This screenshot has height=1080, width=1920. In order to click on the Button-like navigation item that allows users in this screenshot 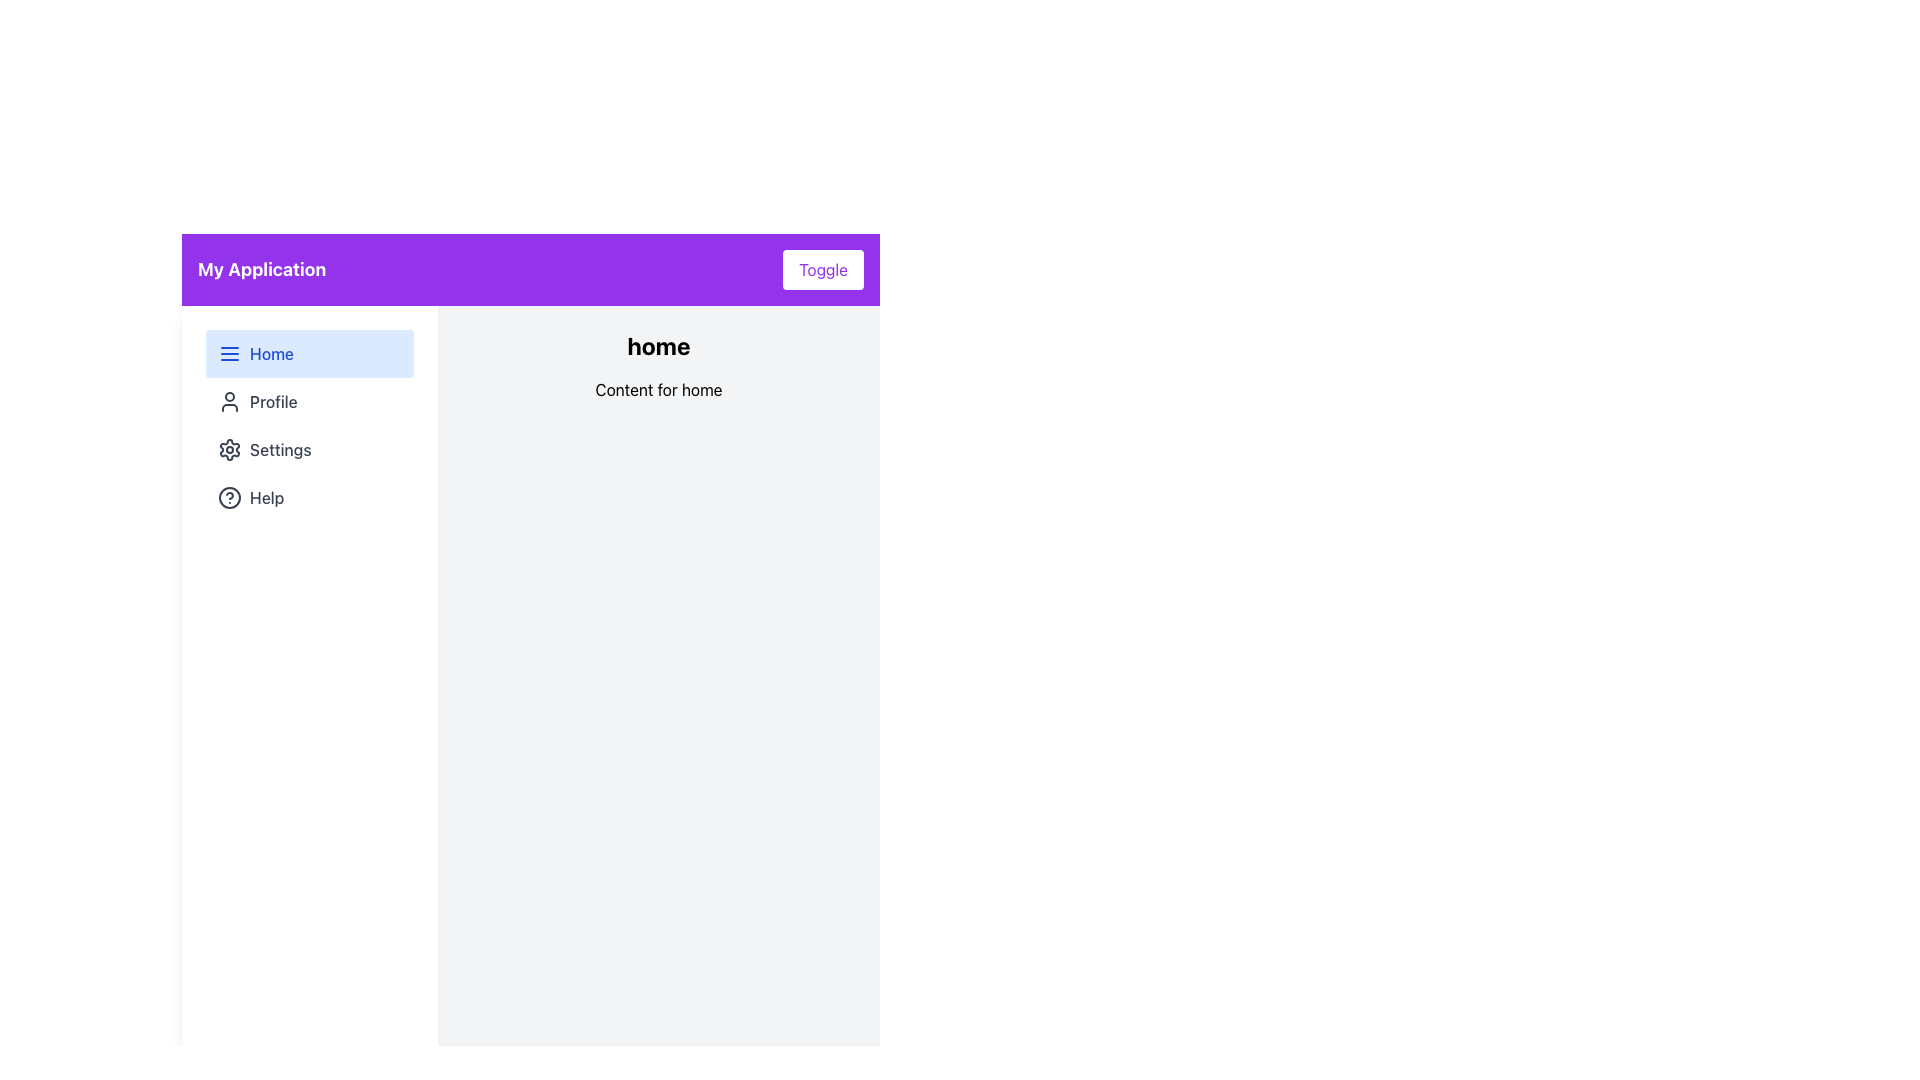, I will do `click(309, 450)`.